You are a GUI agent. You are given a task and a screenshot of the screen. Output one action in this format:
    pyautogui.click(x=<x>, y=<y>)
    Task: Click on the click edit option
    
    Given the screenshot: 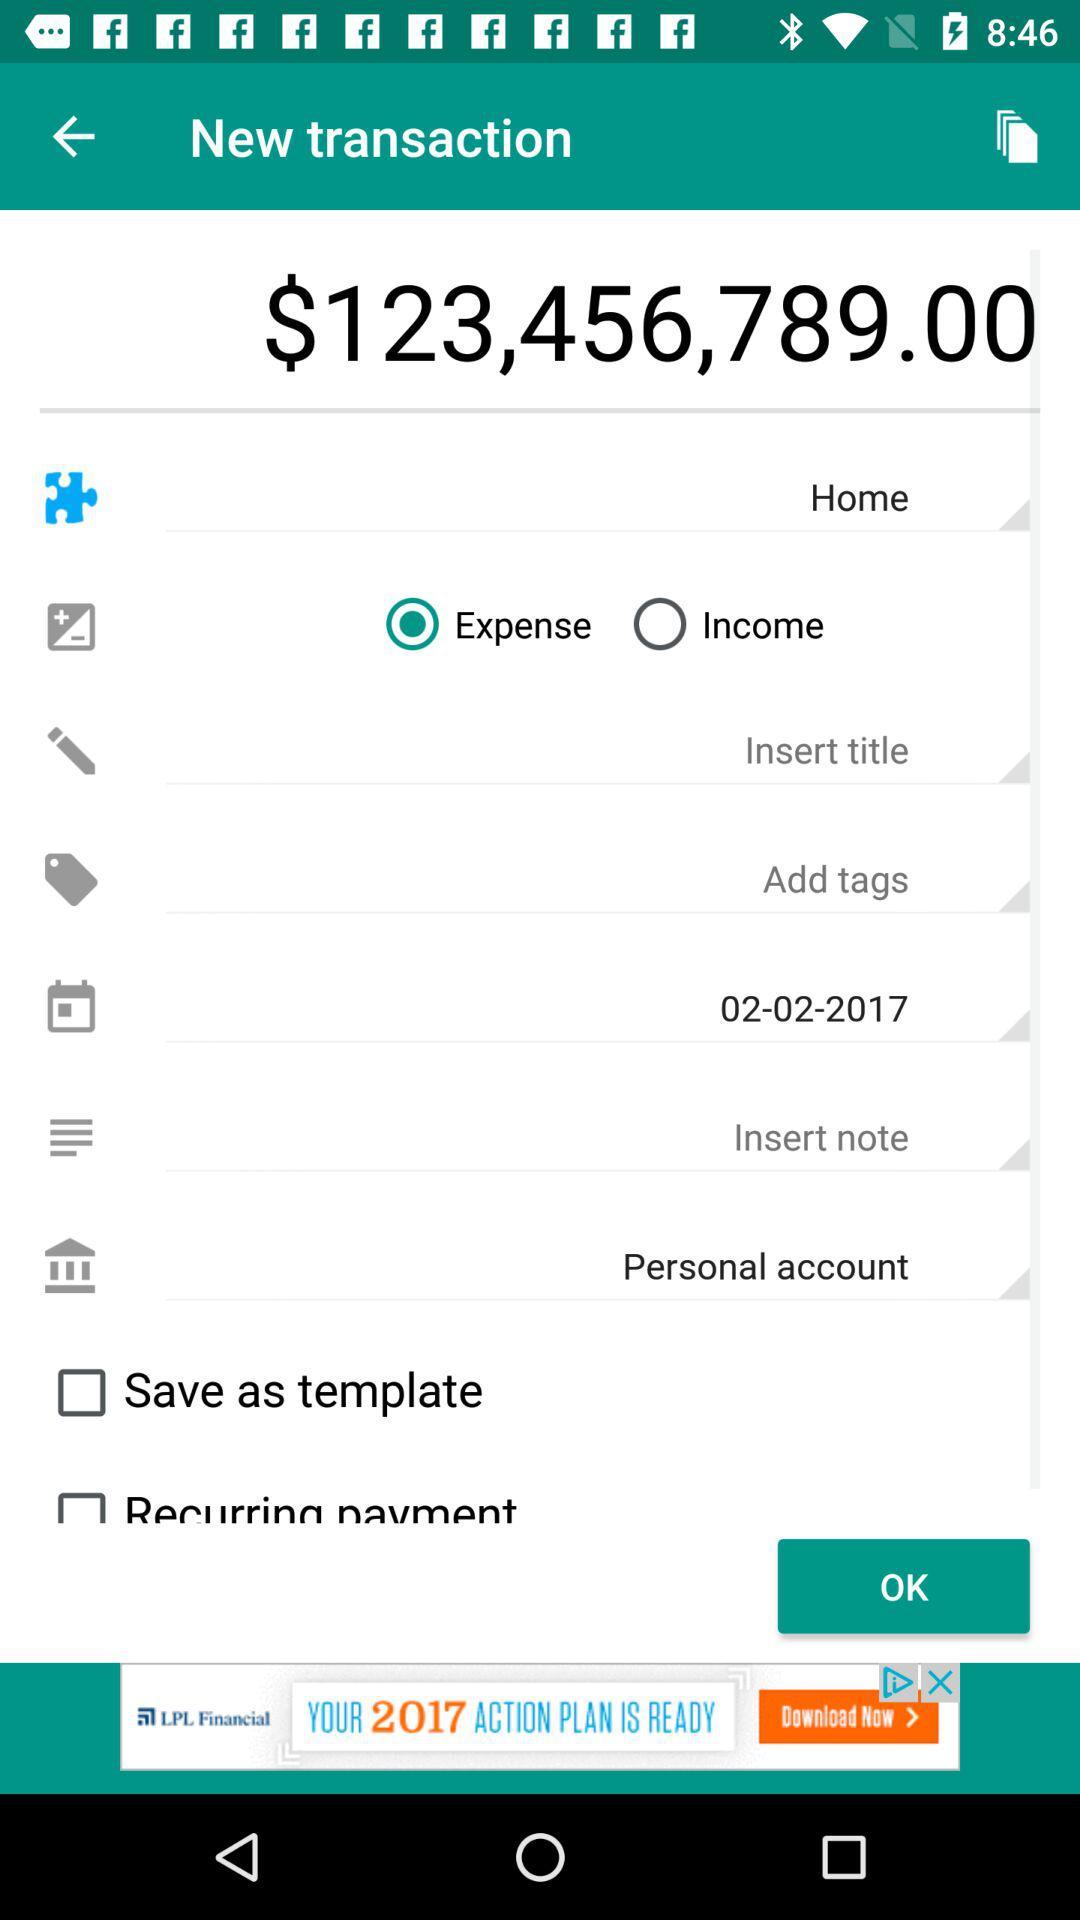 What is the action you would take?
    pyautogui.click(x=70, y=749)
    